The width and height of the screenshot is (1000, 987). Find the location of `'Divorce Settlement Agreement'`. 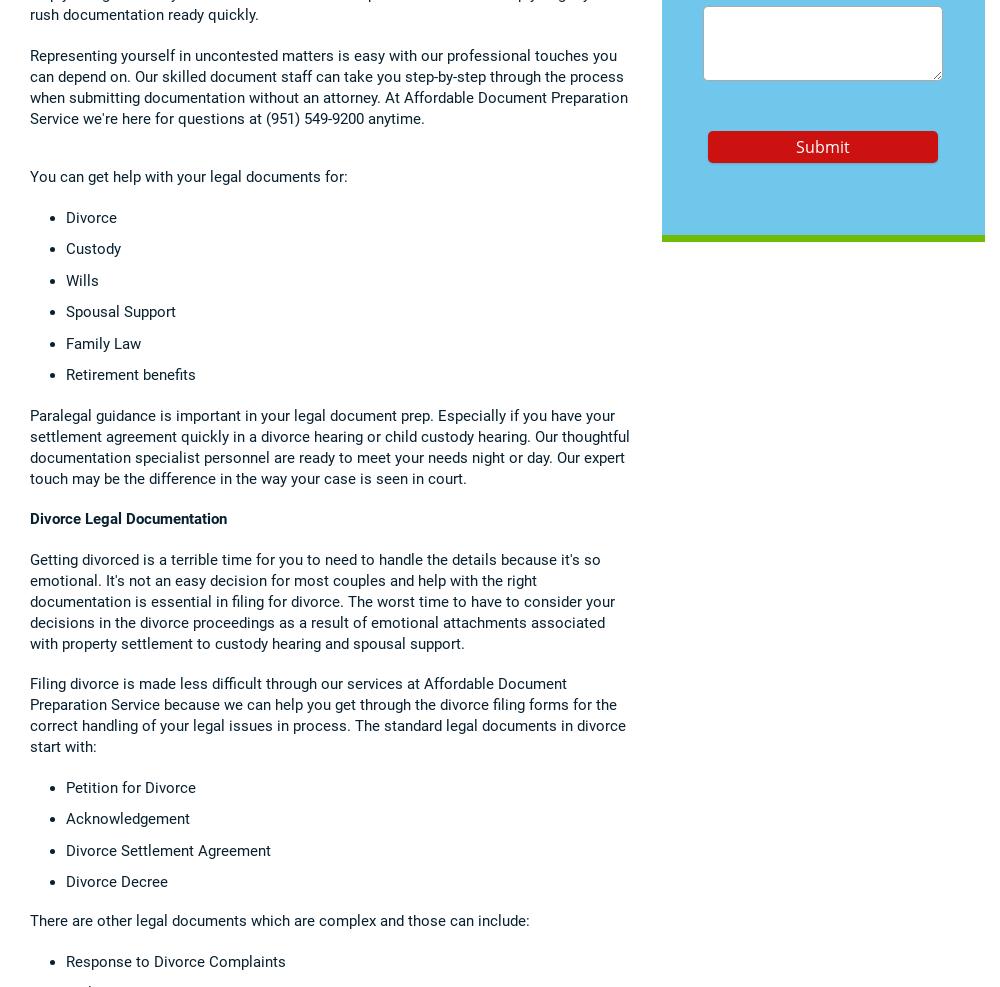

'Divorce Settlement Agreement' is located at coordinates (168, 849).